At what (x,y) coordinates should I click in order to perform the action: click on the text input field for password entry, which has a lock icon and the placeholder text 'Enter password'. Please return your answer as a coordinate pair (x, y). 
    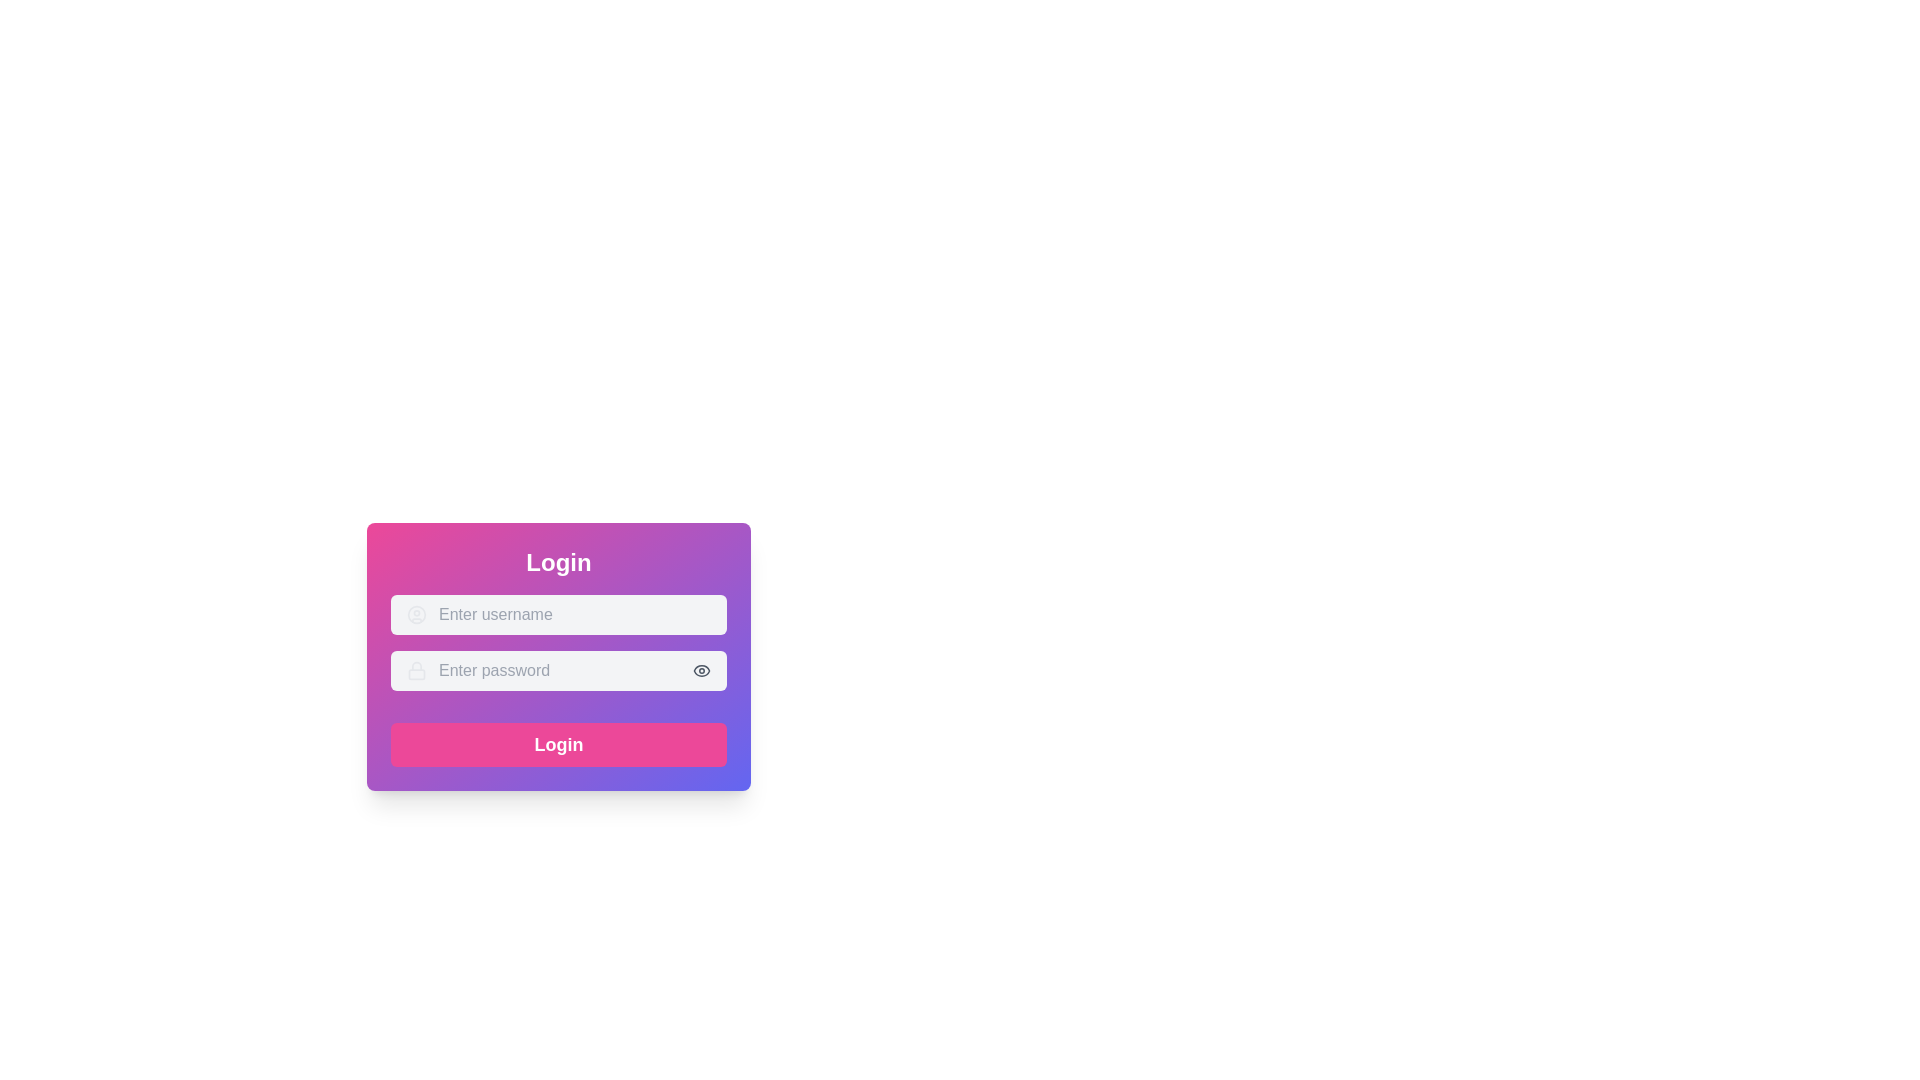
    Looking at the image, I should click on (558, 656).